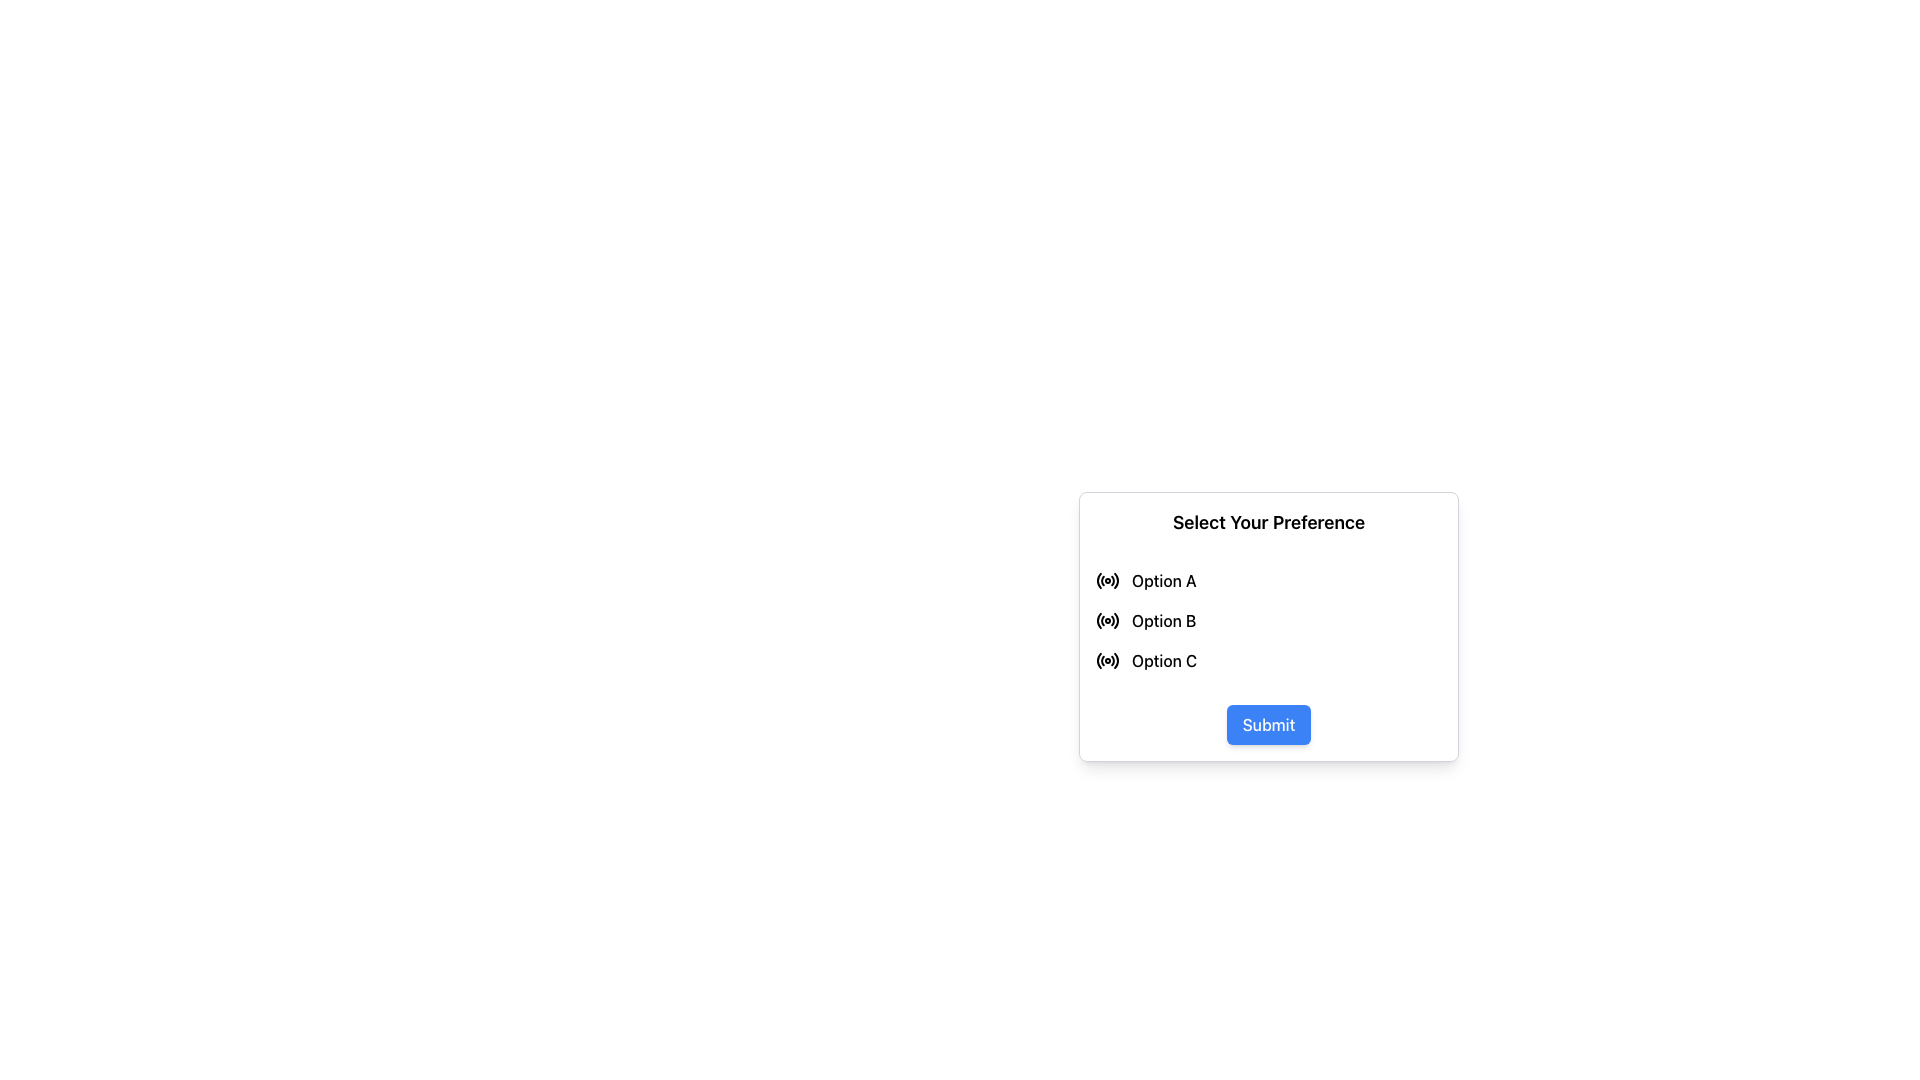 The image size is (1920, 1080). What do you see at coordinates (1267, 620) in the screenshot?
I see `the radio button labeled 'Option B', which is the second option in a vertical list of three options` at bounding box center [1267, 620].